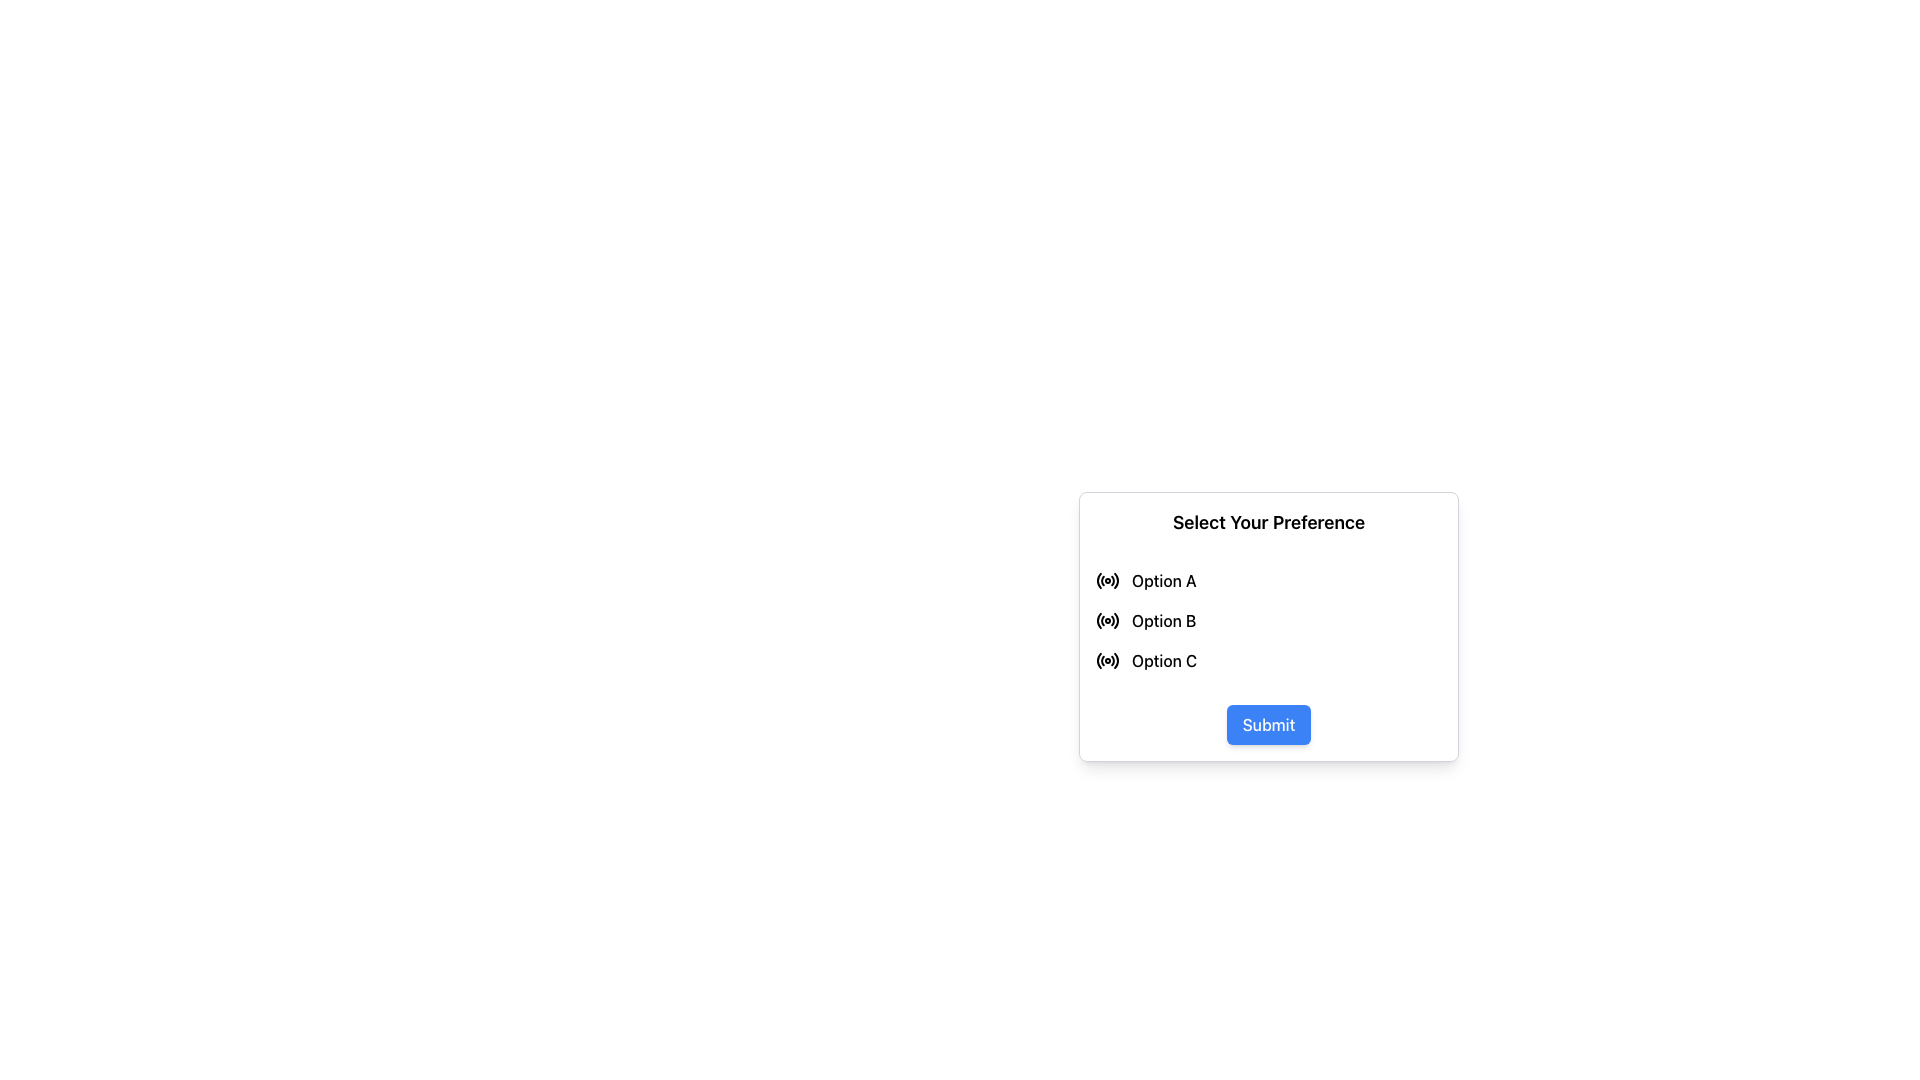 The image size is (1920, 1080). What do you see at coordinates (1267, 620) in the screenshot?
I see `the radio button labeled 'Option B', which is the second option in a vertical list of three options` at bounding box center [1267, 620].